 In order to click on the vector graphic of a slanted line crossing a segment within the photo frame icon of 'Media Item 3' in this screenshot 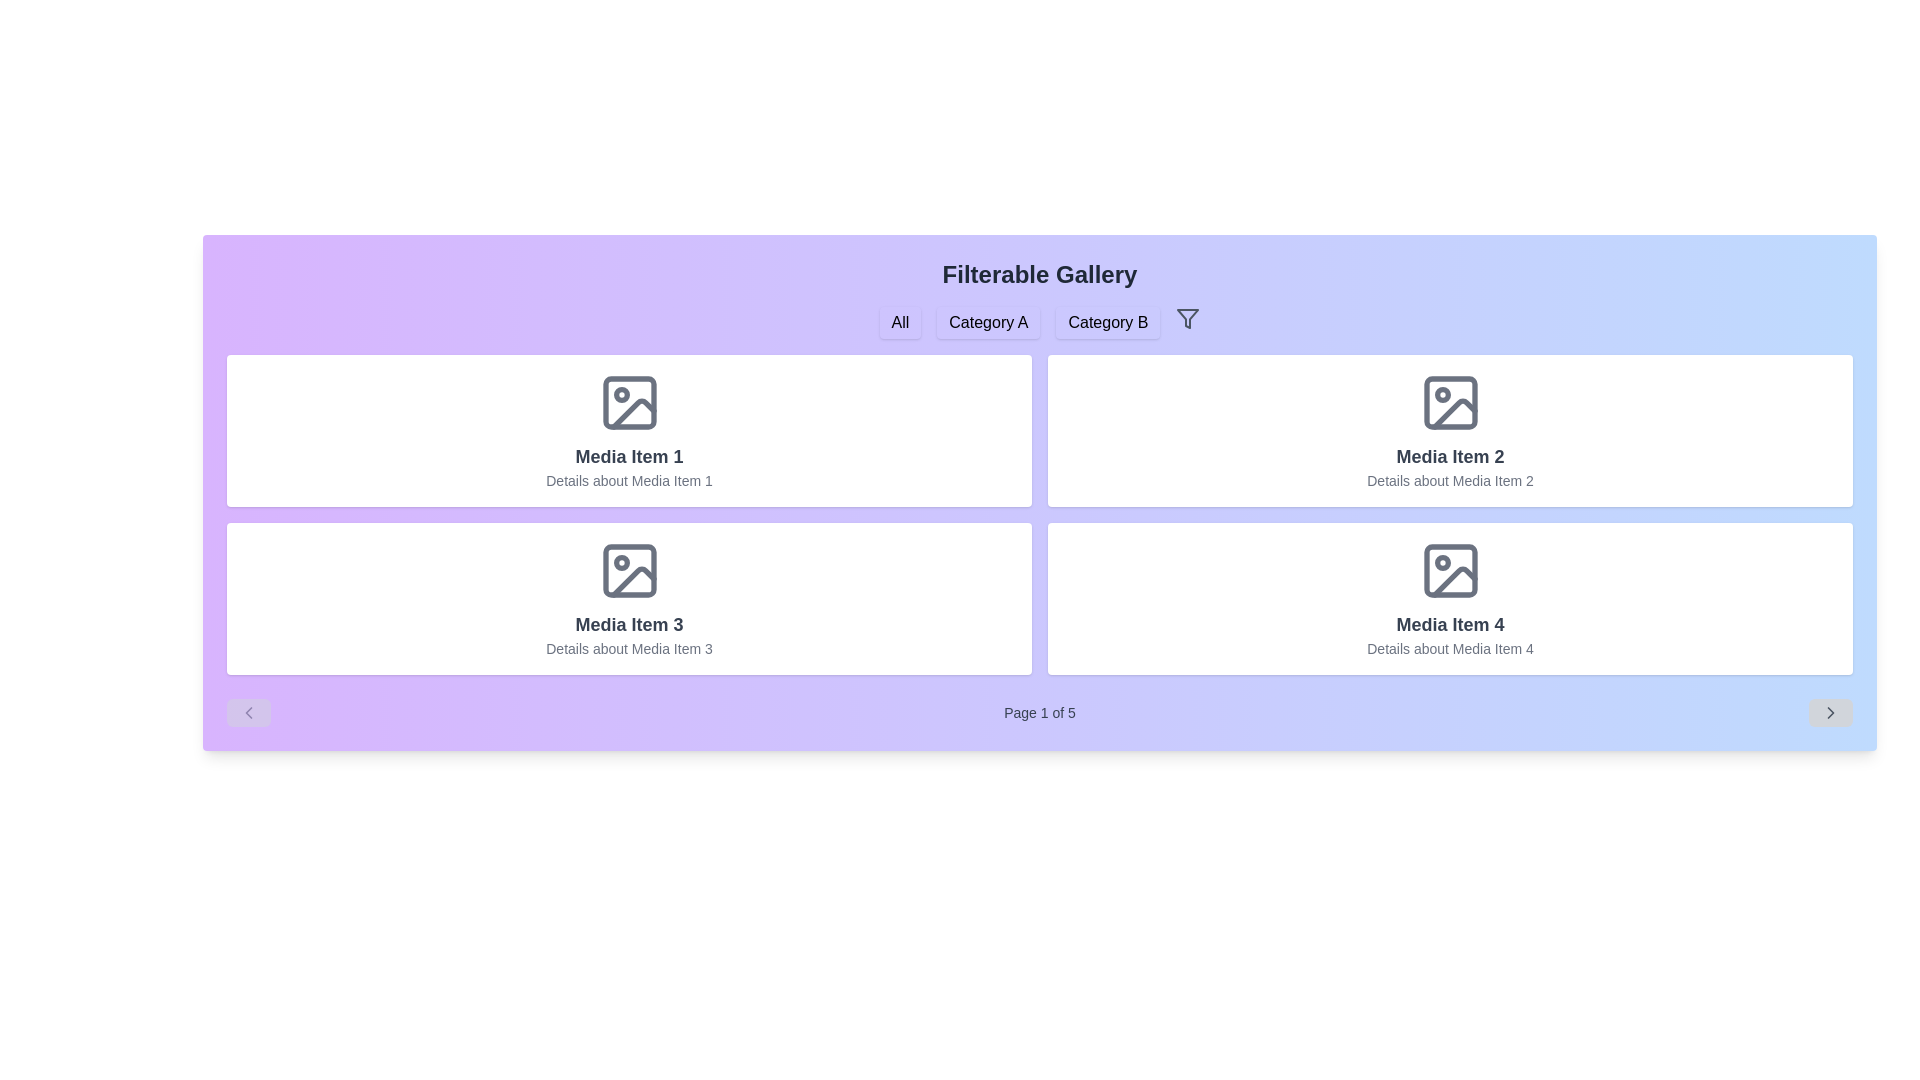, I will do `click(632, 582)`.